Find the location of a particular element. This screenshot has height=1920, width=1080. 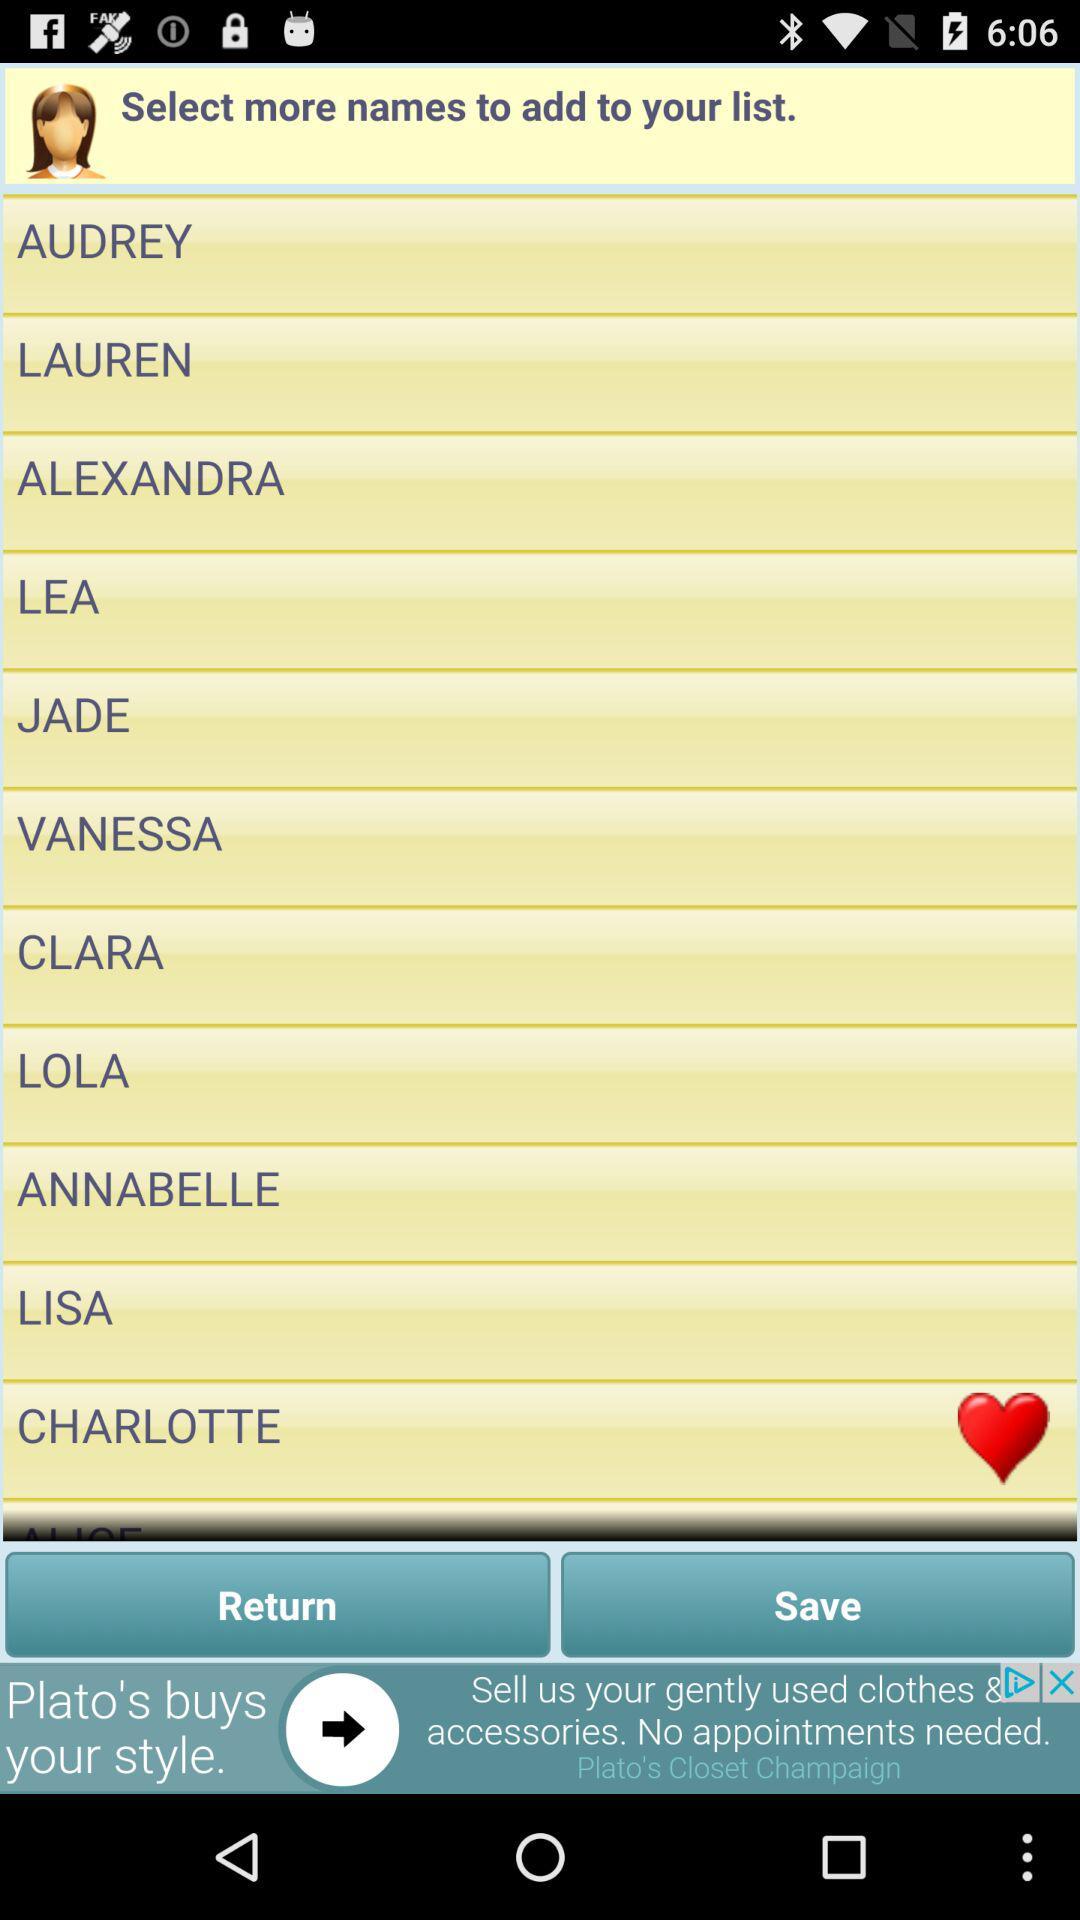

to favorites is located at coordinates (1003, 1082).